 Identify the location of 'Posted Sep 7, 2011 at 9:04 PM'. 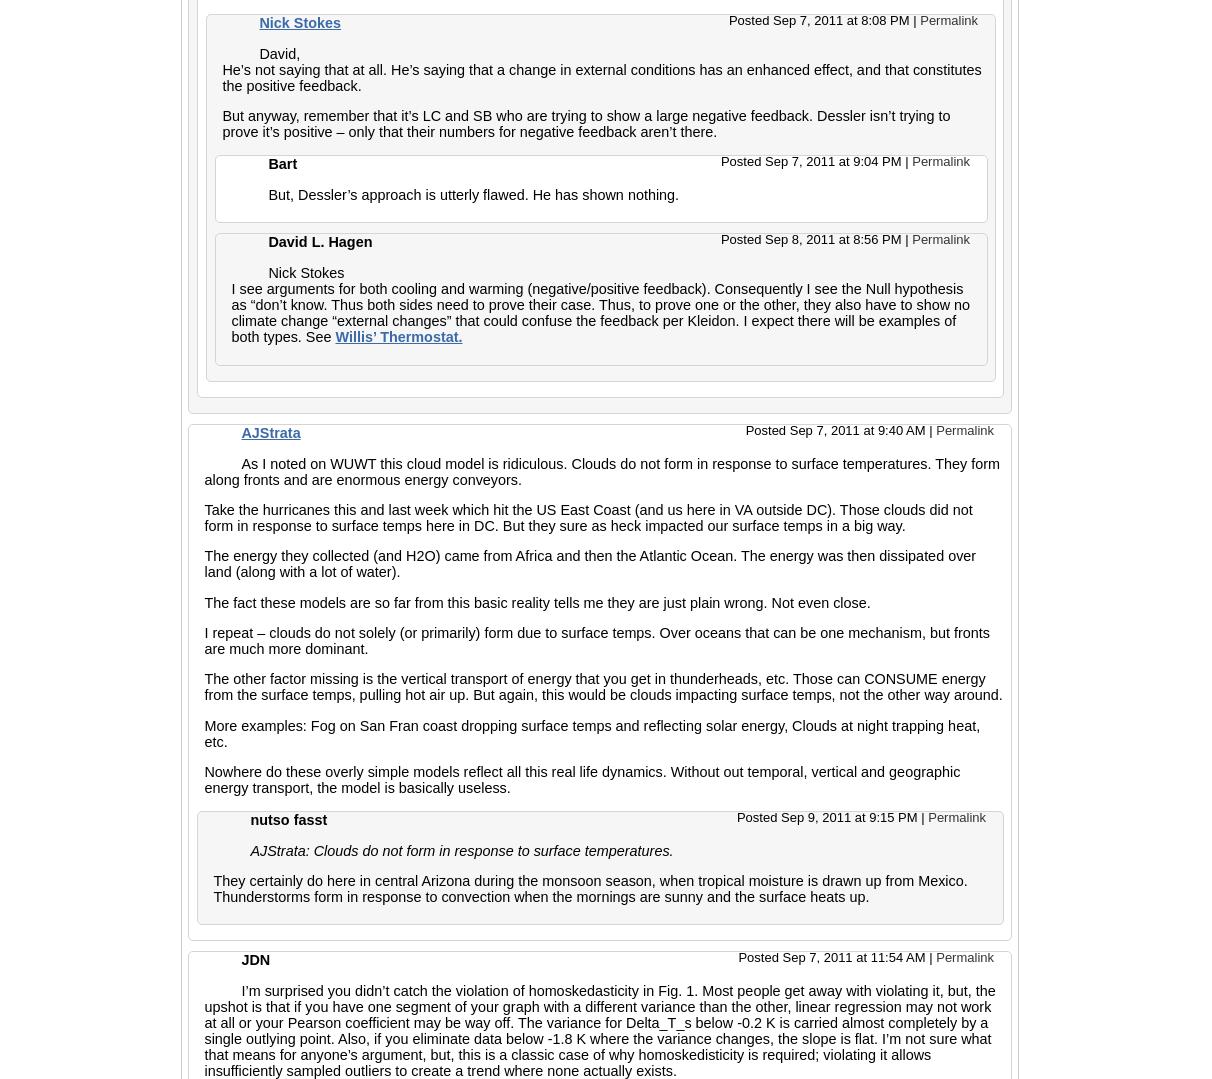
(811, 159).